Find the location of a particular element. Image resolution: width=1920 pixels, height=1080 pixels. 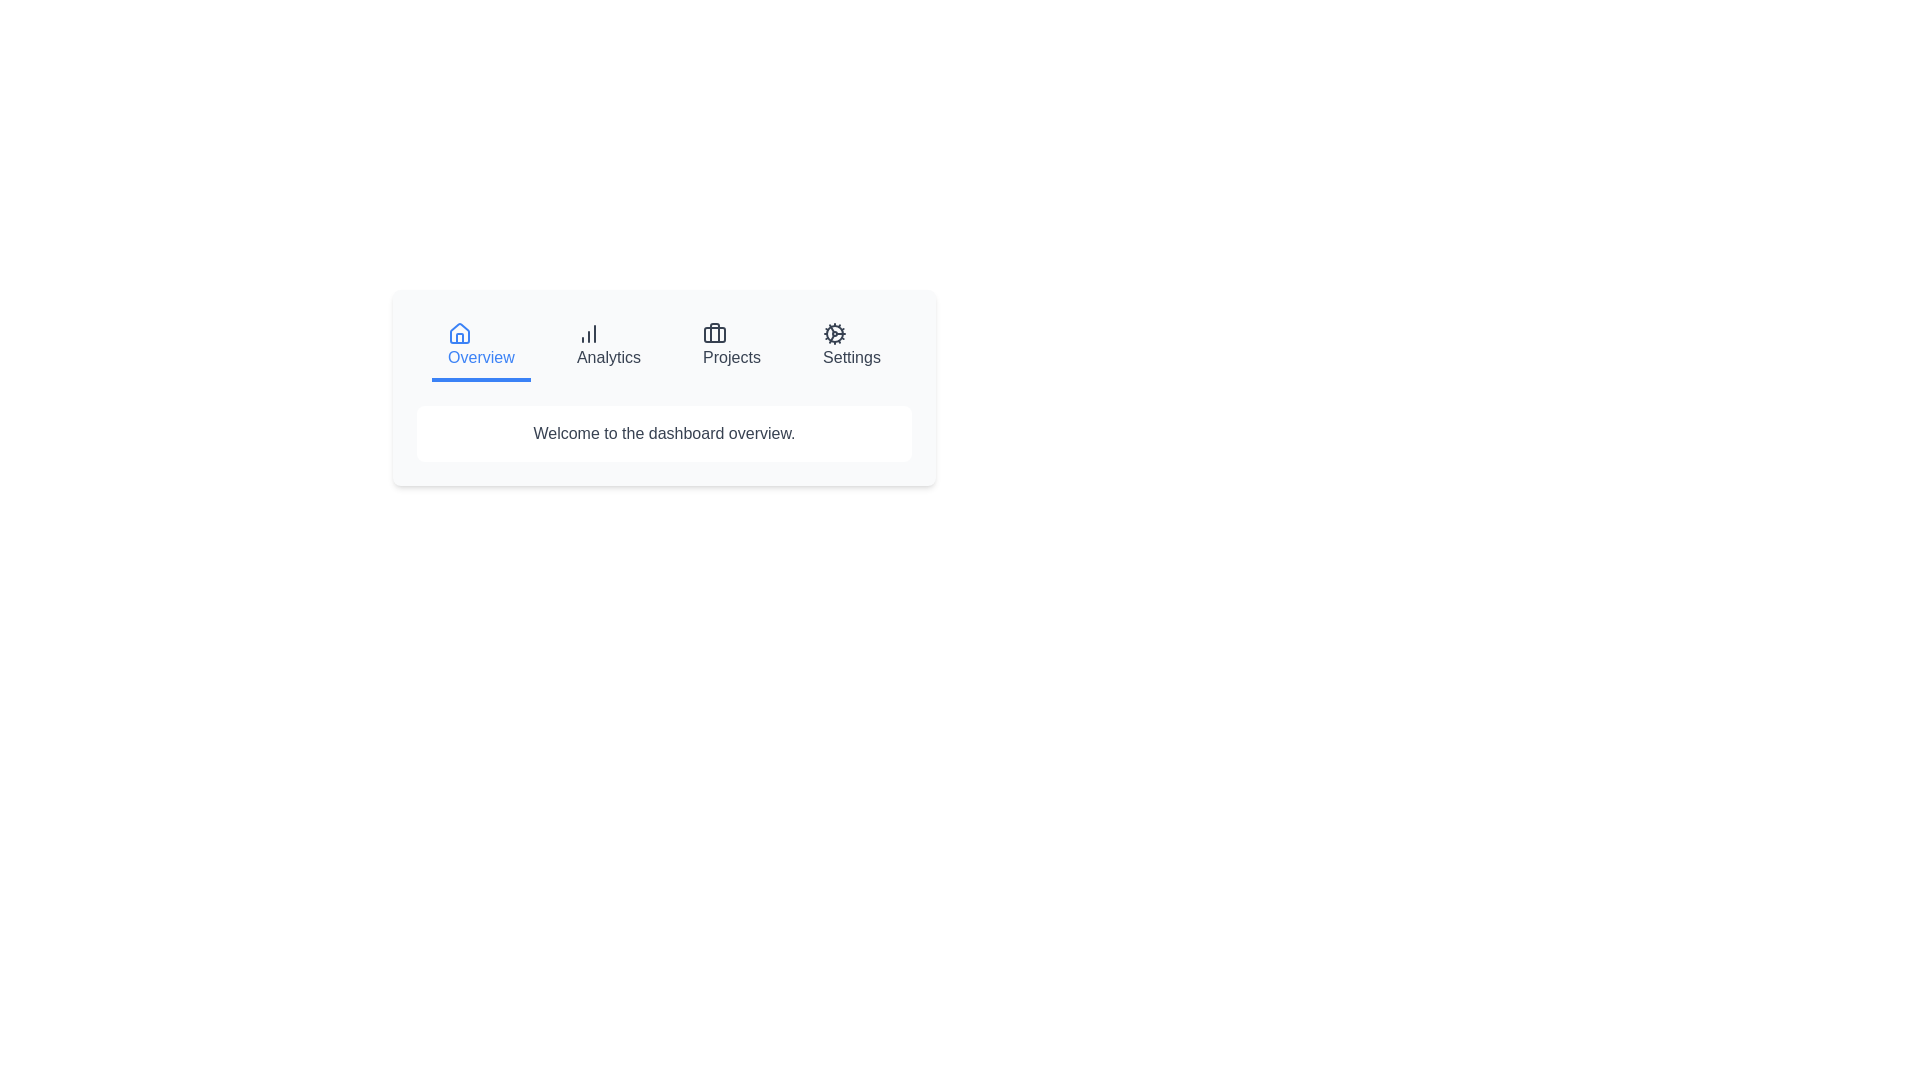

the tab labeled Settings is located at coordinates (850, 346).